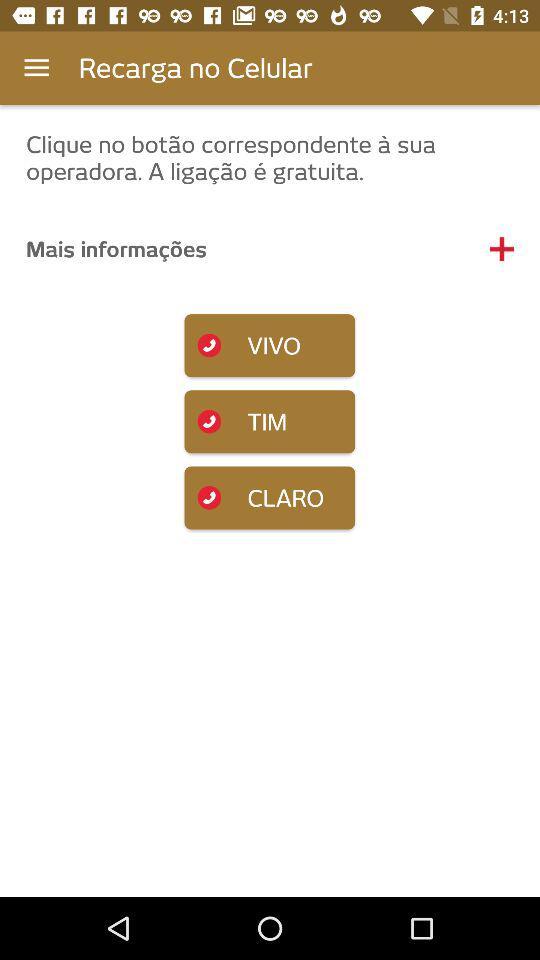  What do you see at coordinates (36, 68) in the screenshot?
I see `the app to the left of the recarga no celular item` at bounding box center [36, 68].